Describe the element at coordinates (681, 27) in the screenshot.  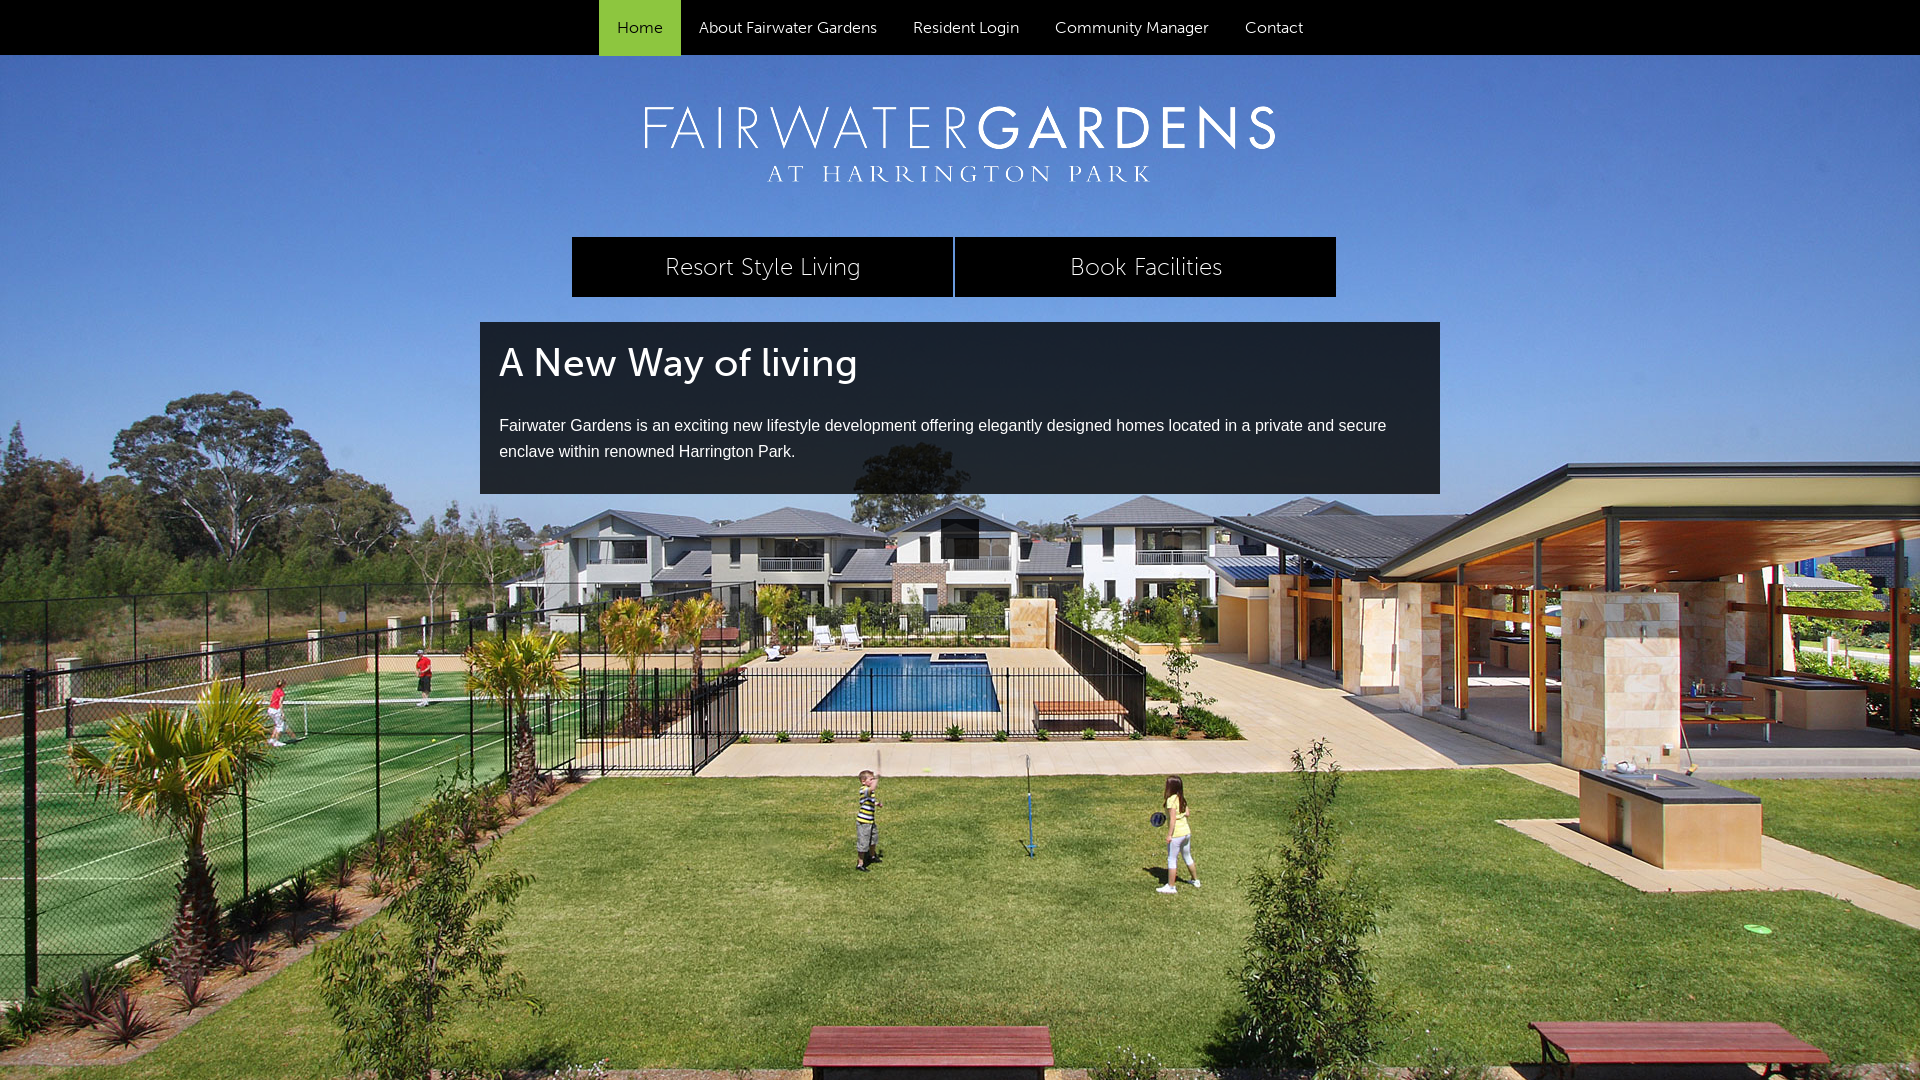
I see `'About Fairwater Gardens'` at that location.